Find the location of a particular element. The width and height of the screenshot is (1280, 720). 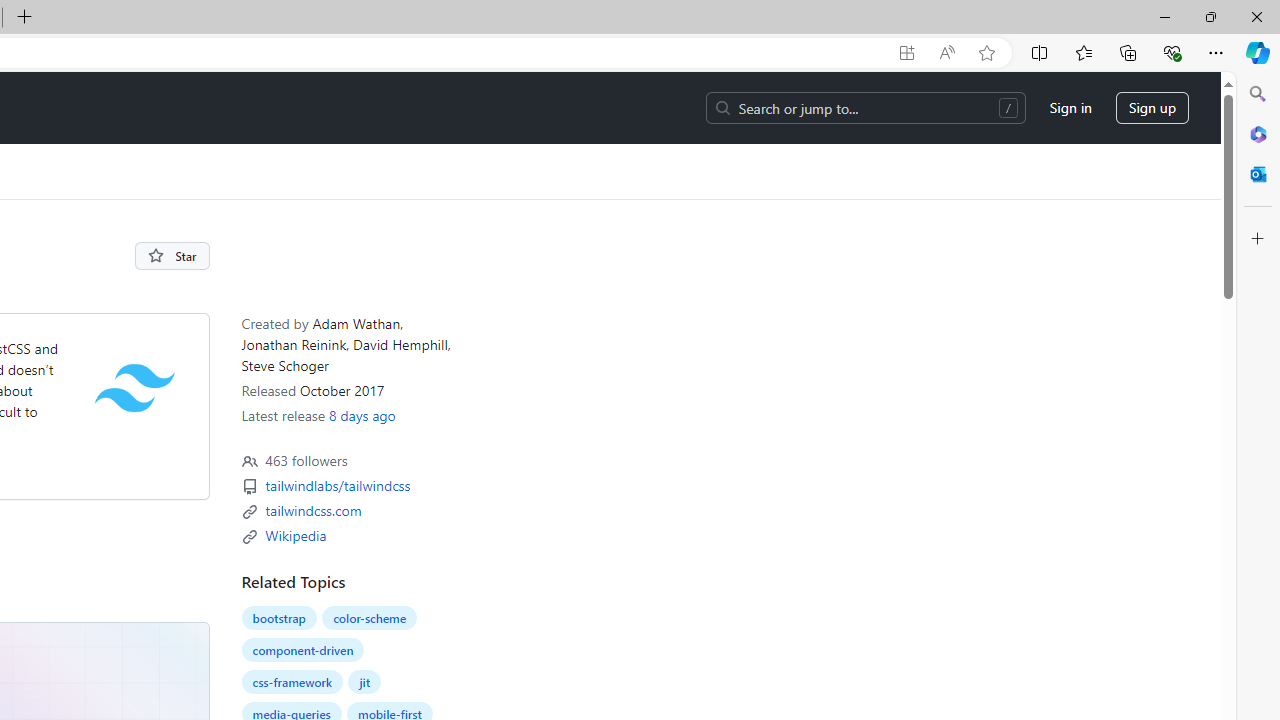

'Topic followers' is located at coordinates (248, 462).